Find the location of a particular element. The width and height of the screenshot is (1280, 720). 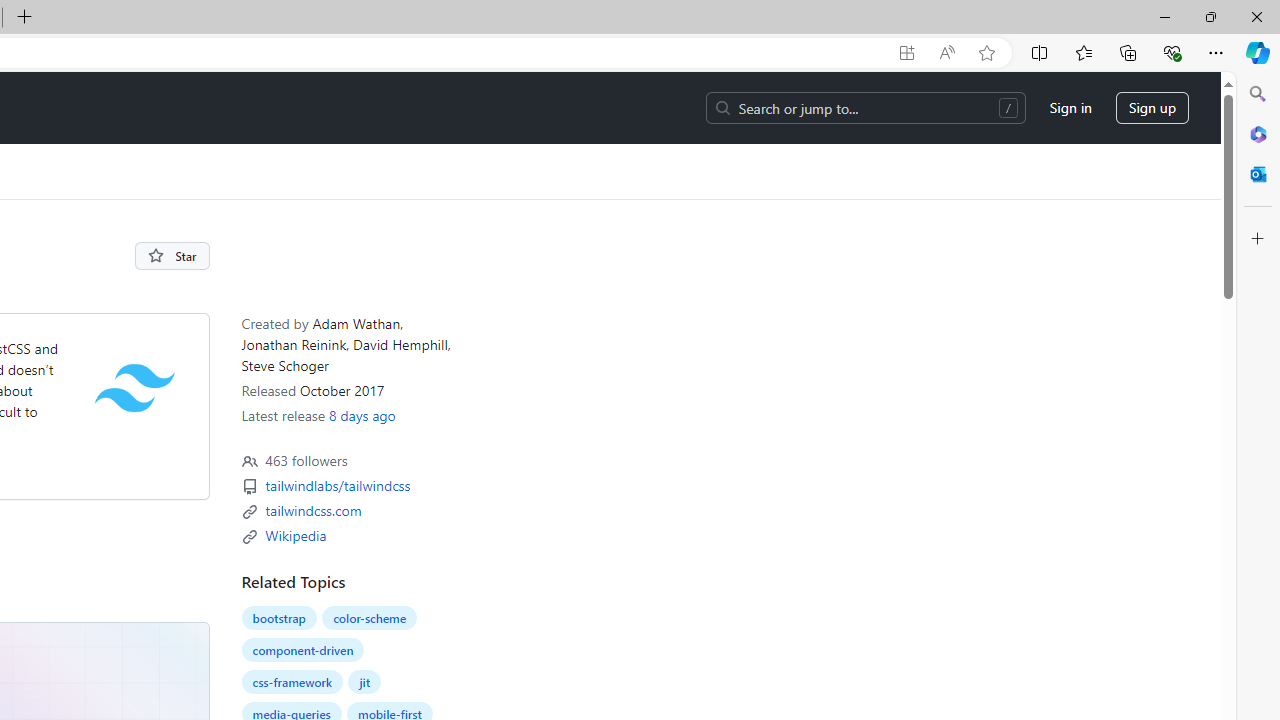

'Topic followers' is located at coordinates (248, 462).